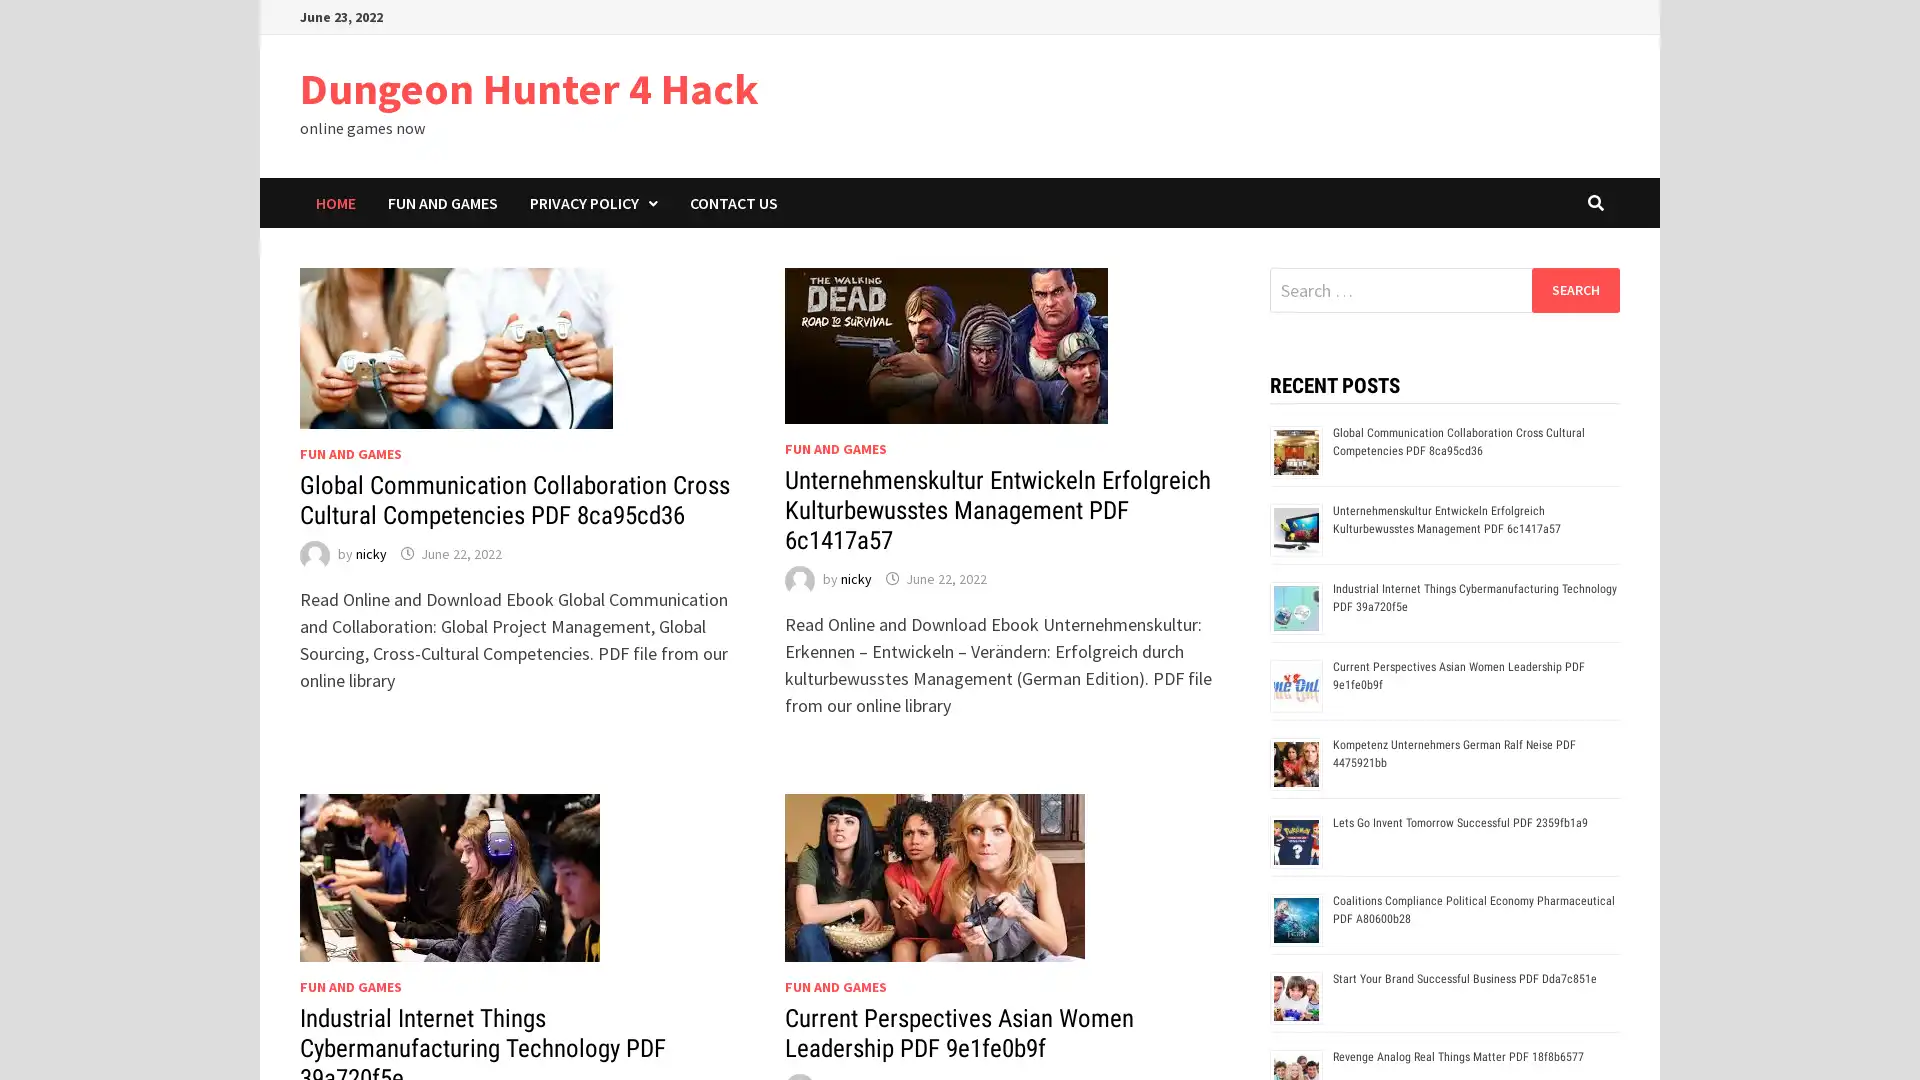  What do you see at coordinates (1574, 289) in the screenshot?
I see `Search` at bounding box center [1574, 289].